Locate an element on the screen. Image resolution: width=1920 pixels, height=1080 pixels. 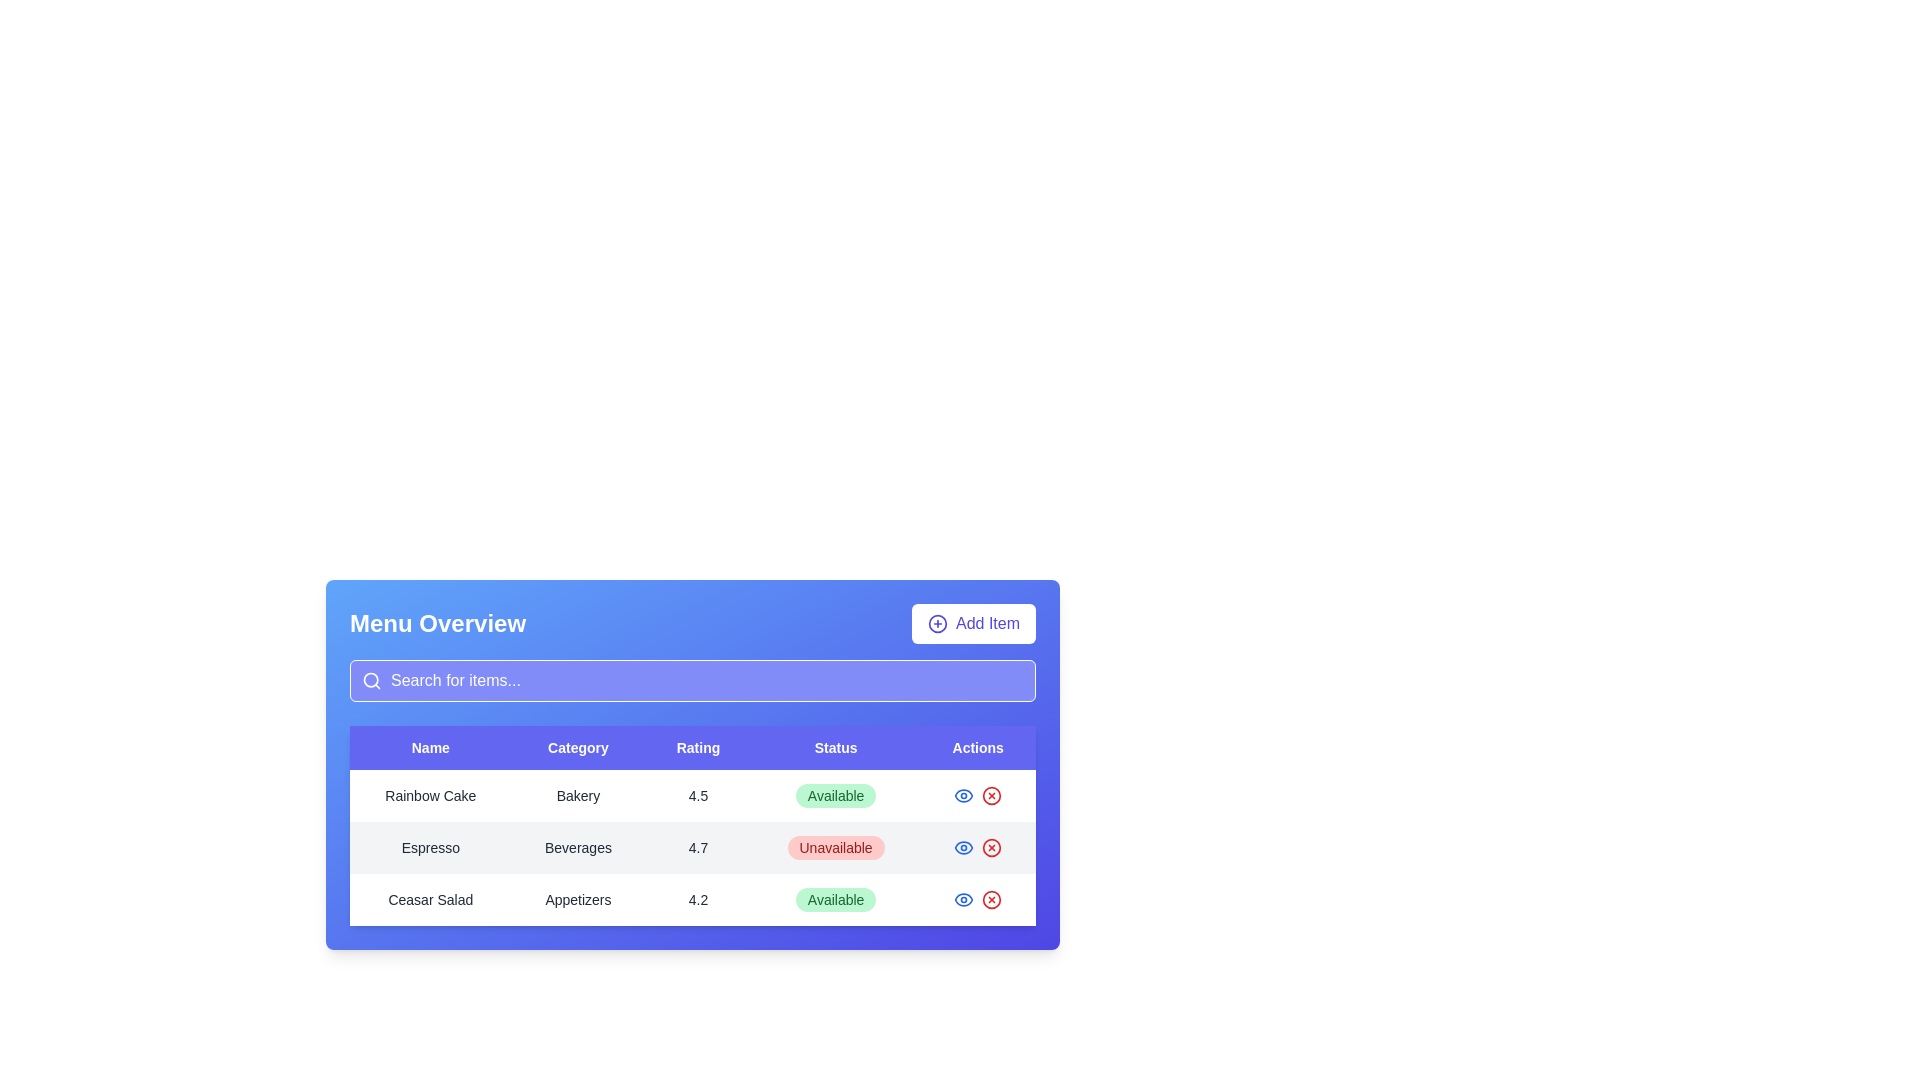
the 'Actions' column header in the data table, which is the rightmost header positioned after the 'Status' column is located at coordinates (978, 748).